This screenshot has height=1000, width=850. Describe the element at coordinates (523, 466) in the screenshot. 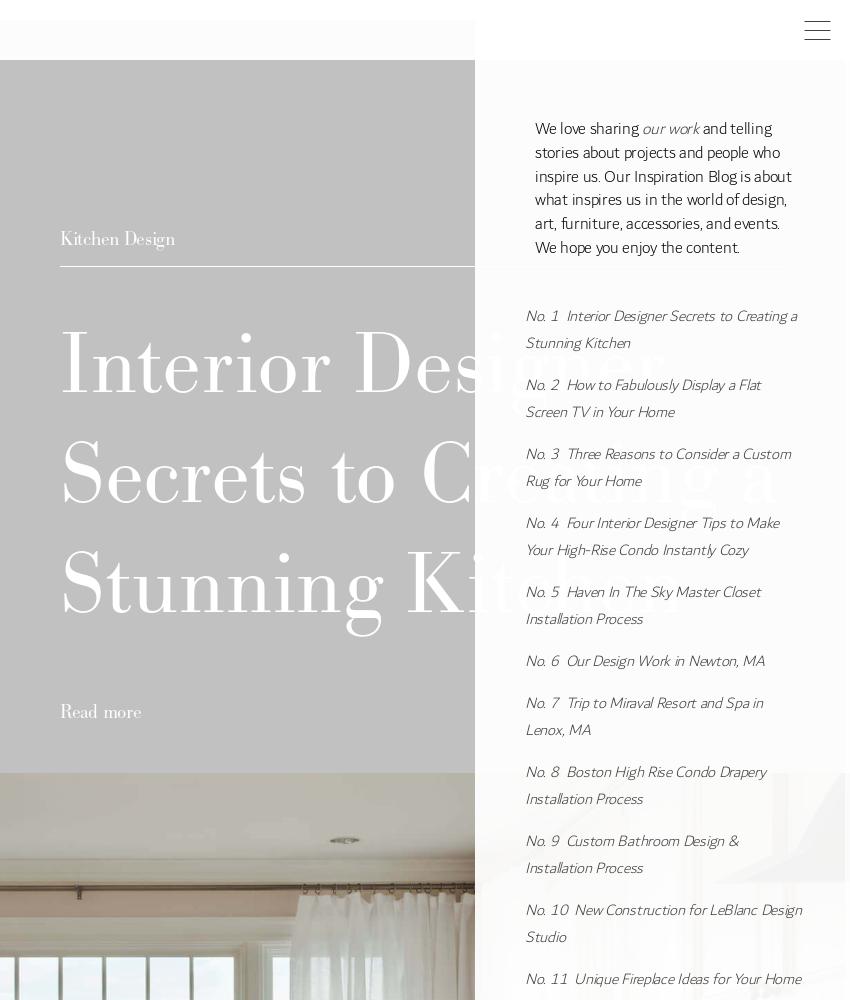

I see `'Three Reasons to Consider a Custom Rug for Your Home'` at that location.